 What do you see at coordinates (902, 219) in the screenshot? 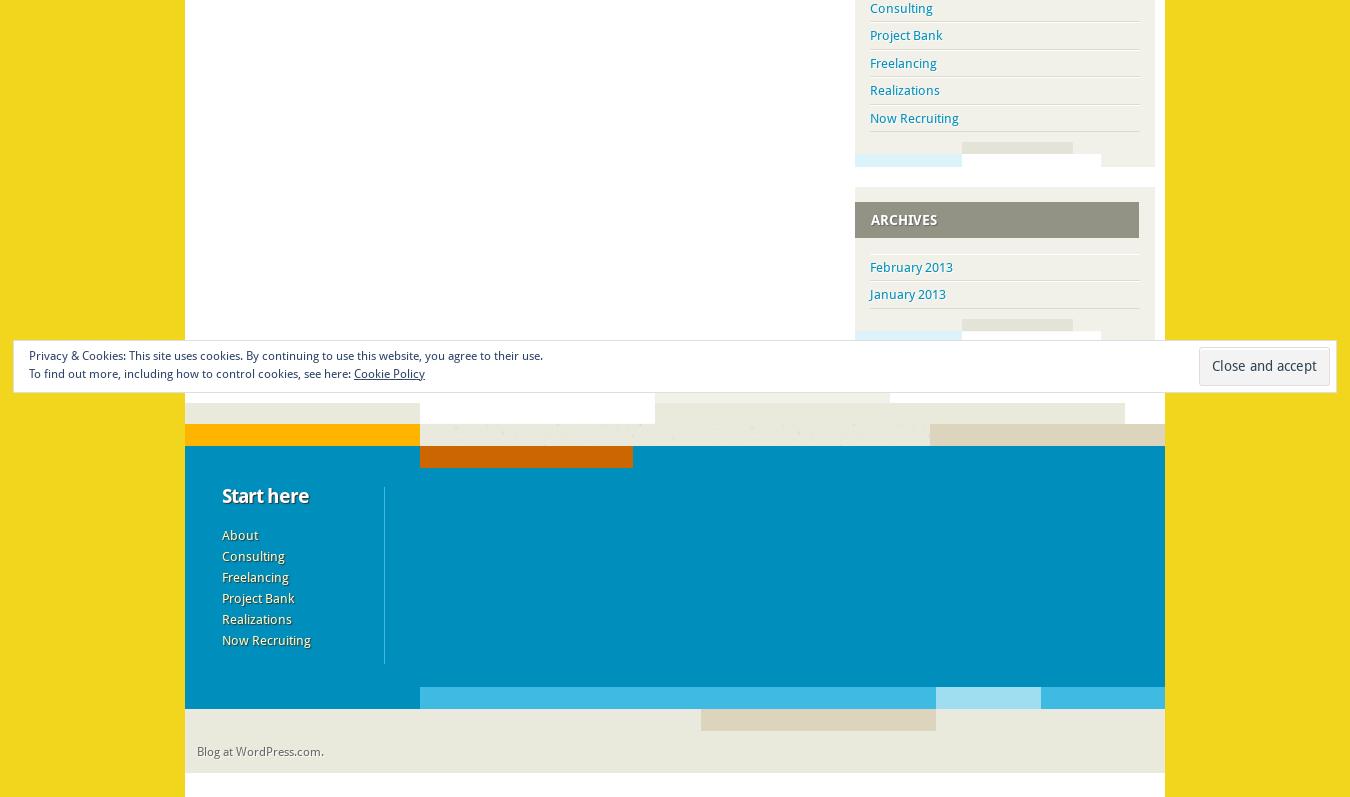
I see `'Archives'` at bounding box center [902, 219].